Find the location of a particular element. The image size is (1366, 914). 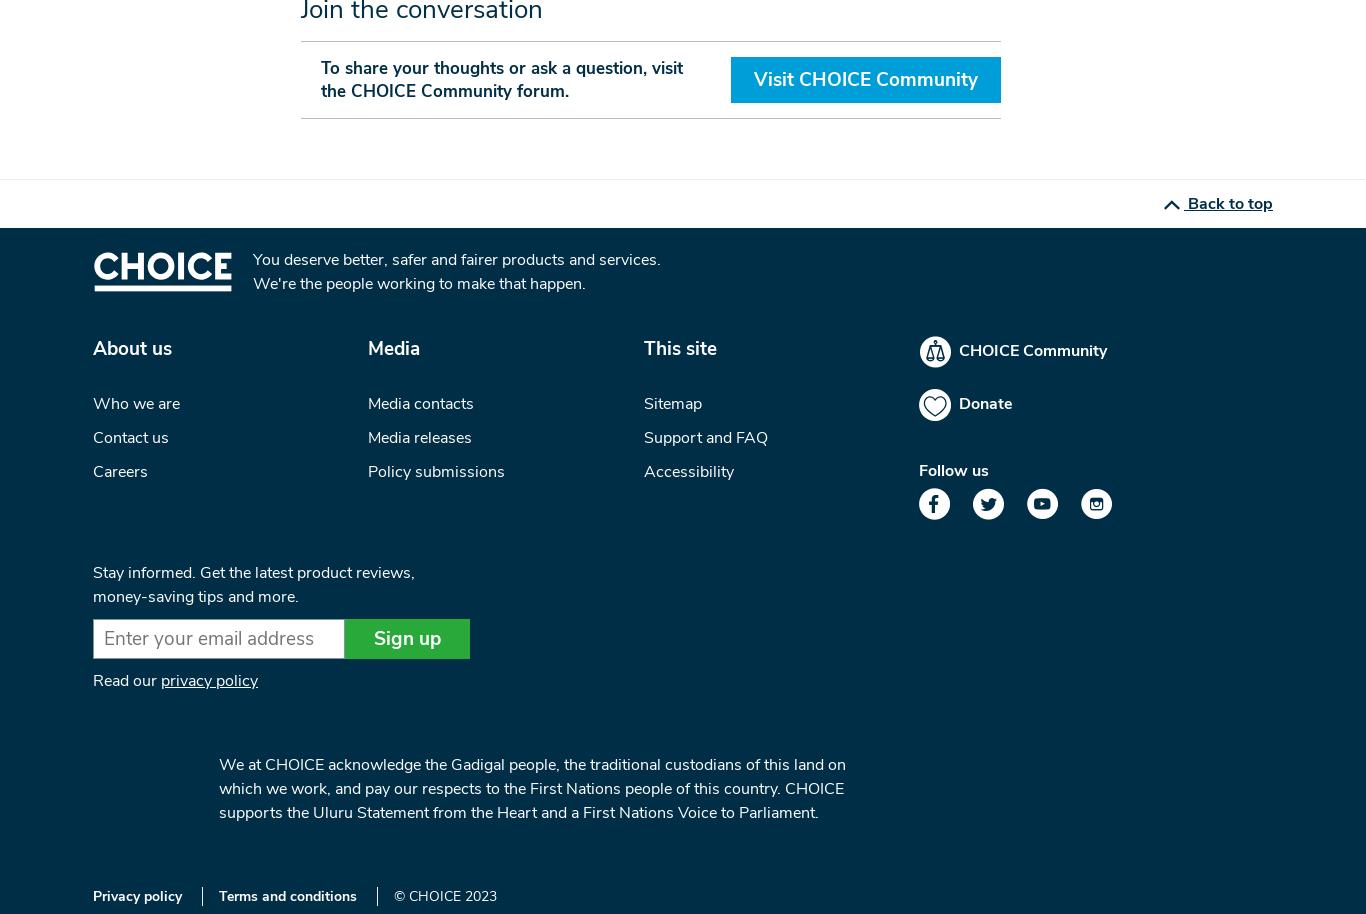

'Media releases' is located at coordinates (419, 436).